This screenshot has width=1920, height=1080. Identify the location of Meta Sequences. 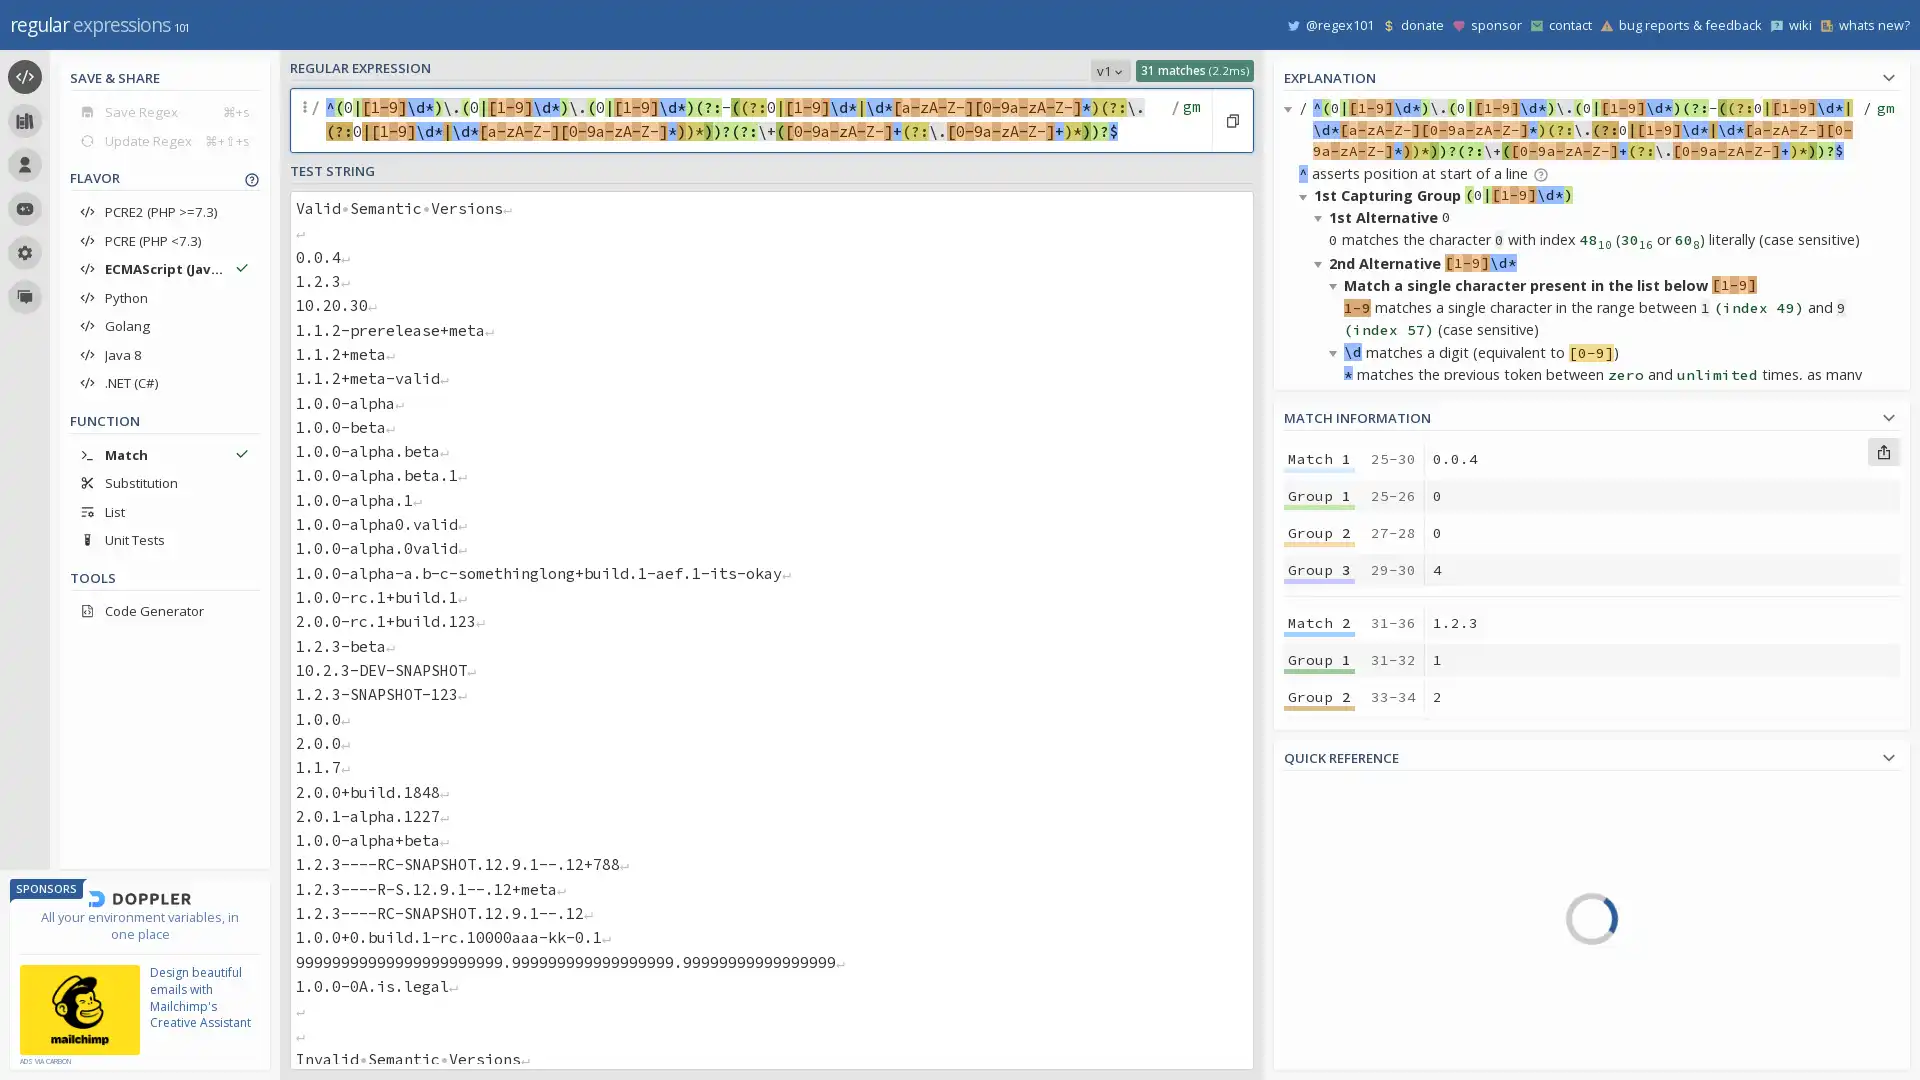
(1377, 944).